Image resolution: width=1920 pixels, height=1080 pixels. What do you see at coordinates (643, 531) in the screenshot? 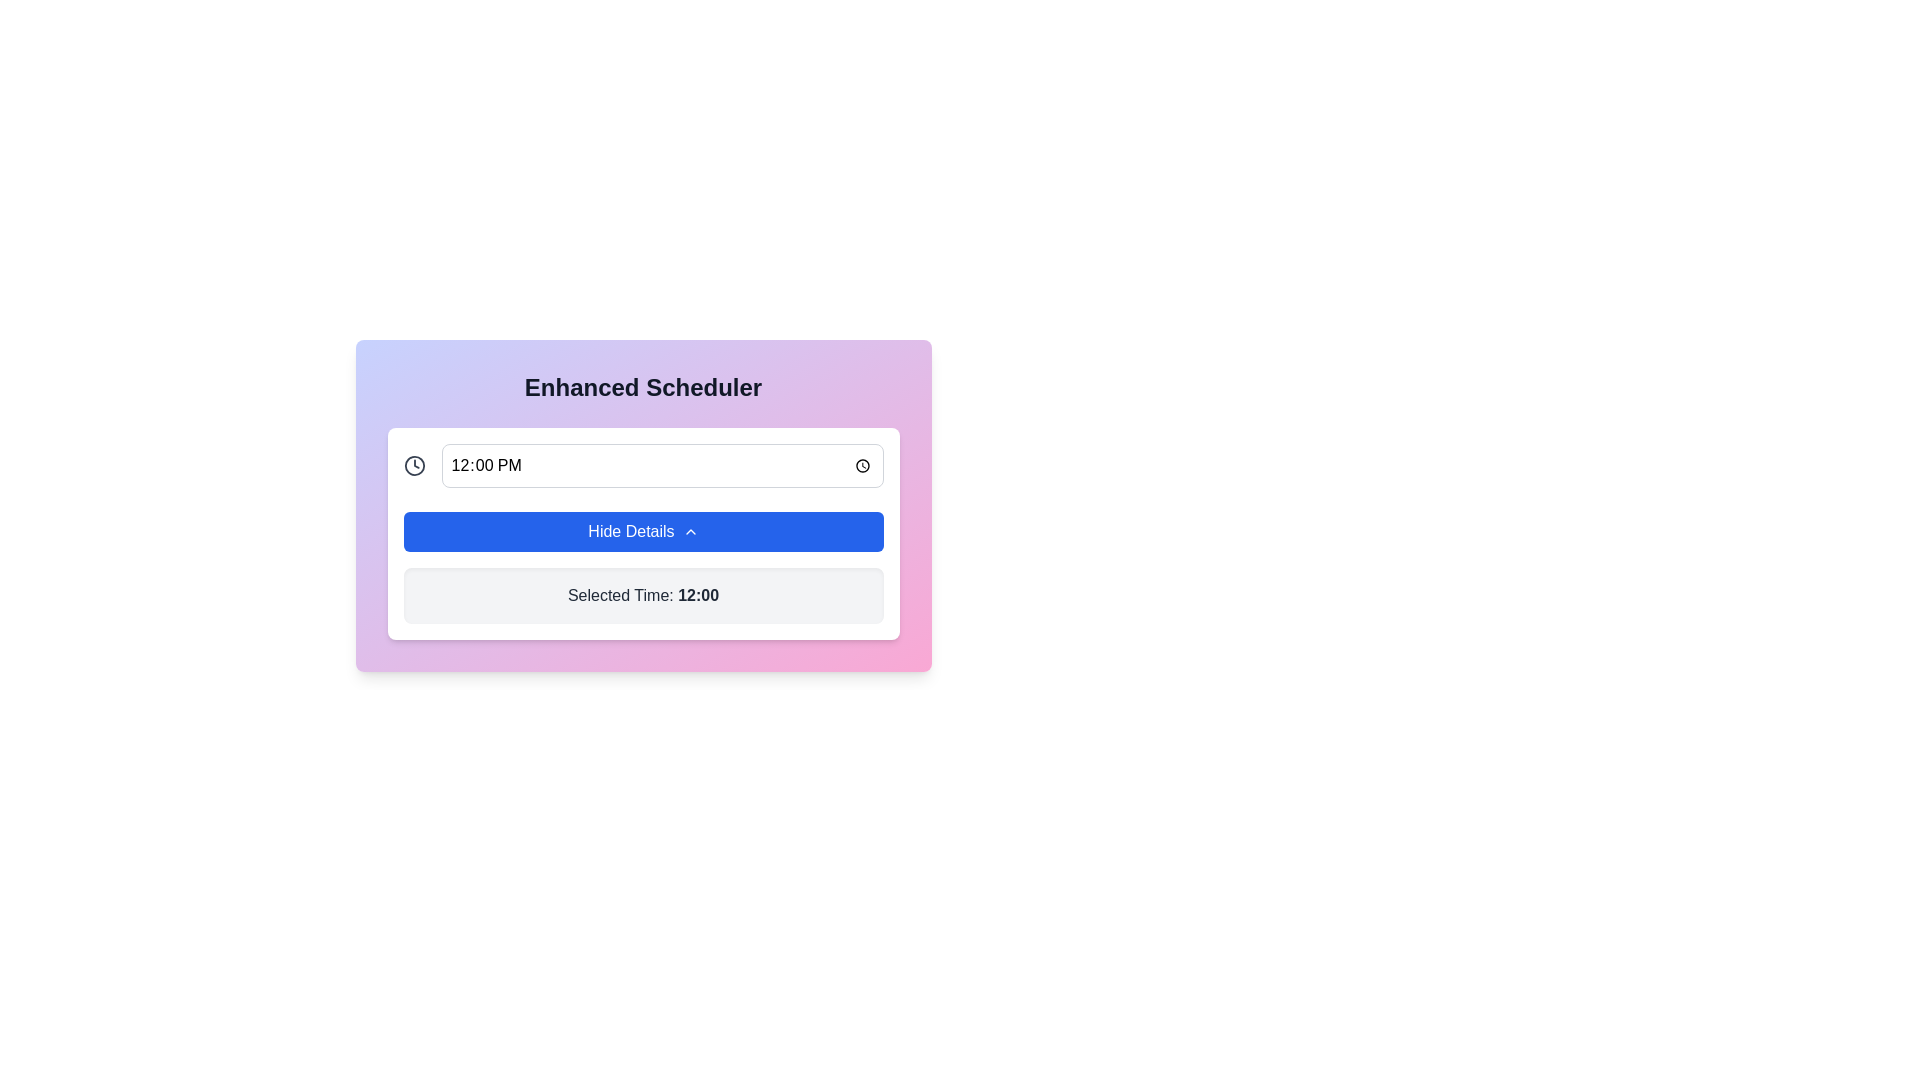
I see `the toggle button located centrally within the modal interface to hide the currently visible details or additional information` at bounding box center [643, 531].